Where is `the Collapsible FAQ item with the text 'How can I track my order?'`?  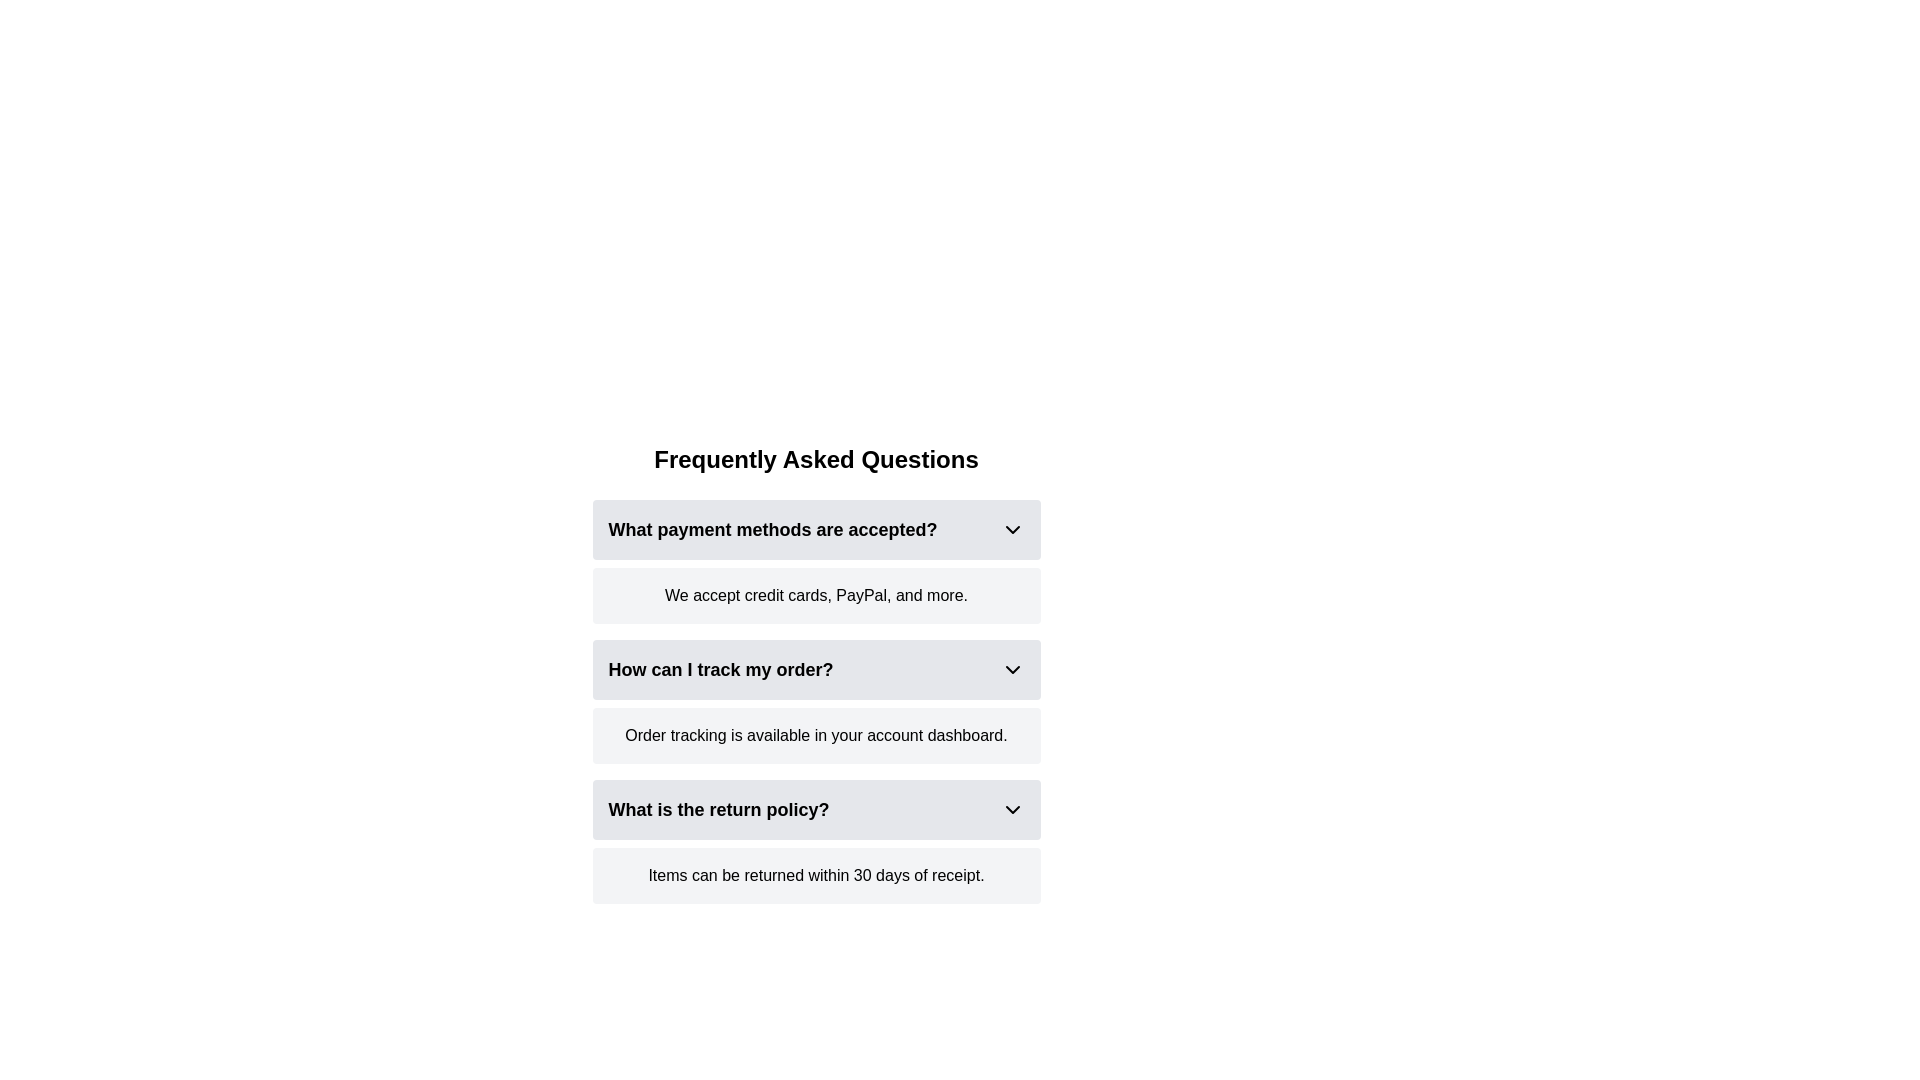 the Collapsible FAQ item with the text 'How can I track my order?' is located at coordinates (816, 670).